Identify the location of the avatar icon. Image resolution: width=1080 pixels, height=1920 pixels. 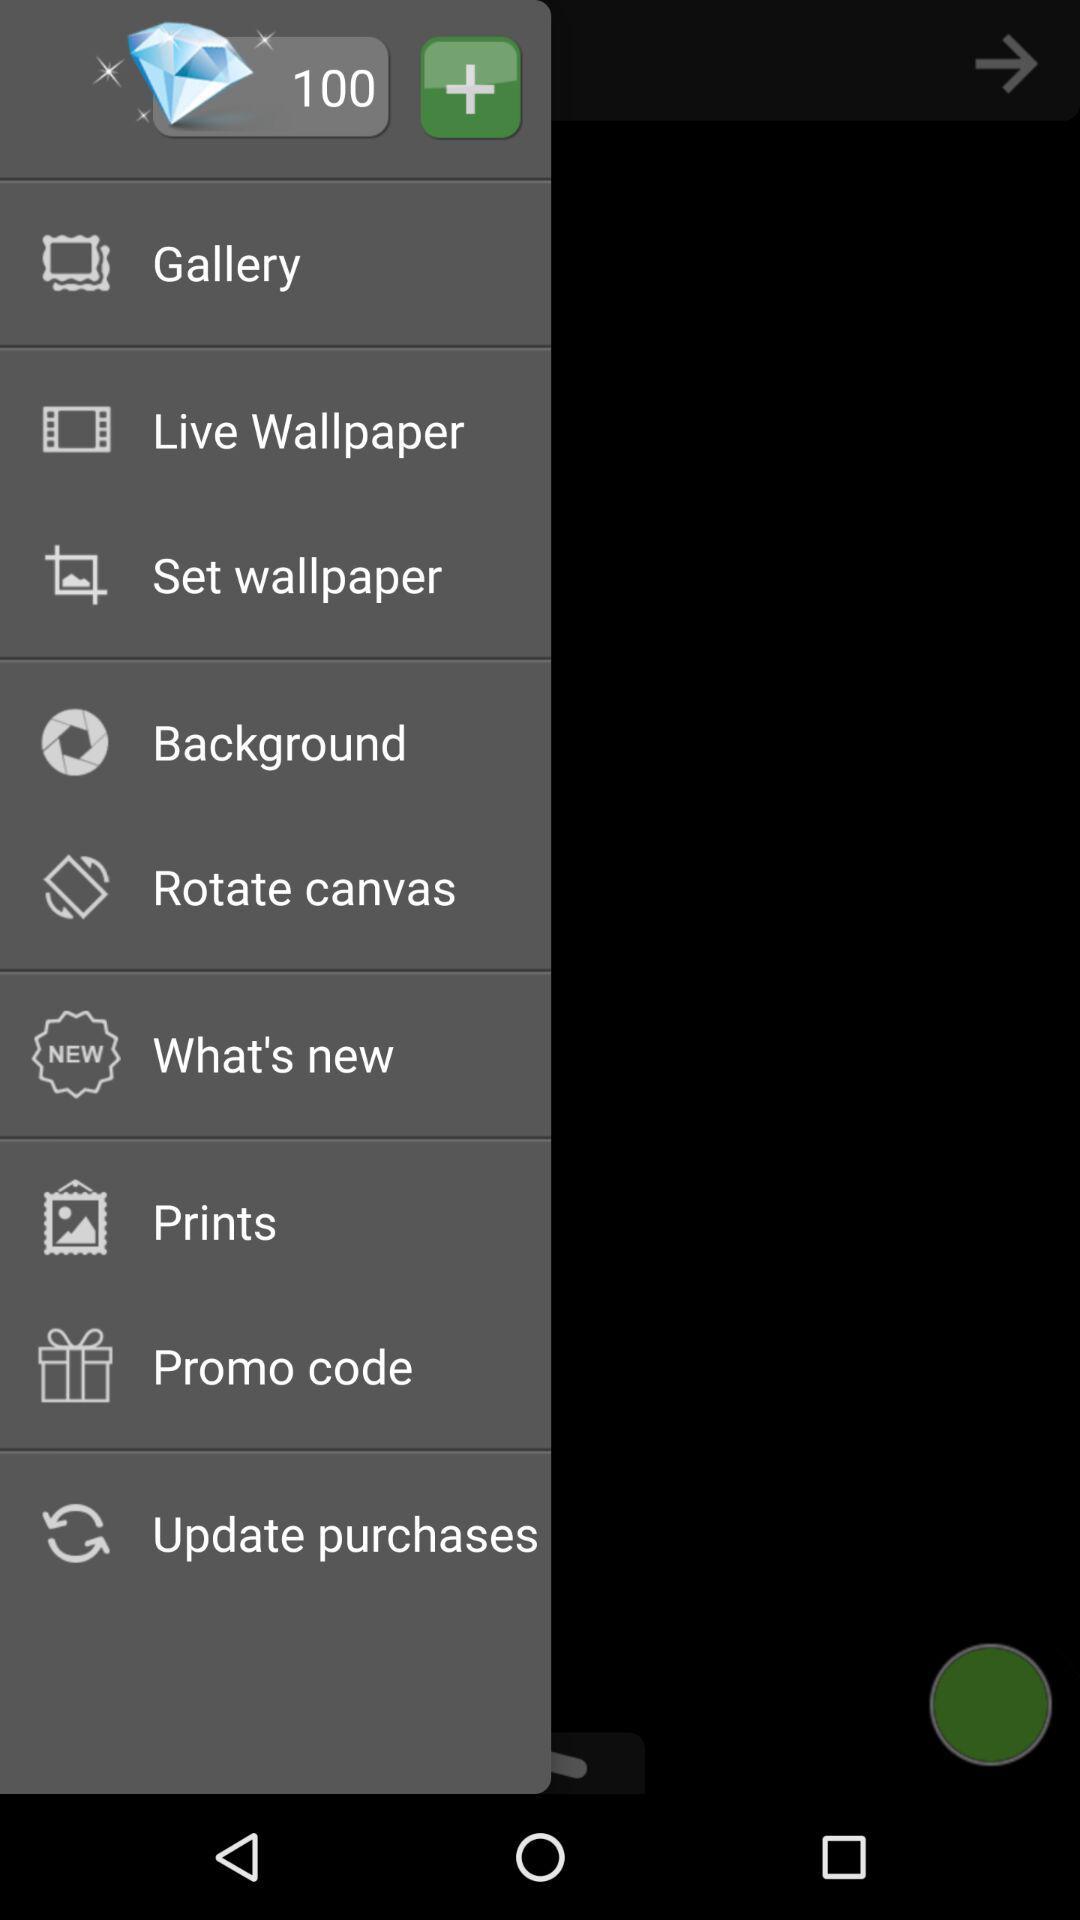
(990, 1824).